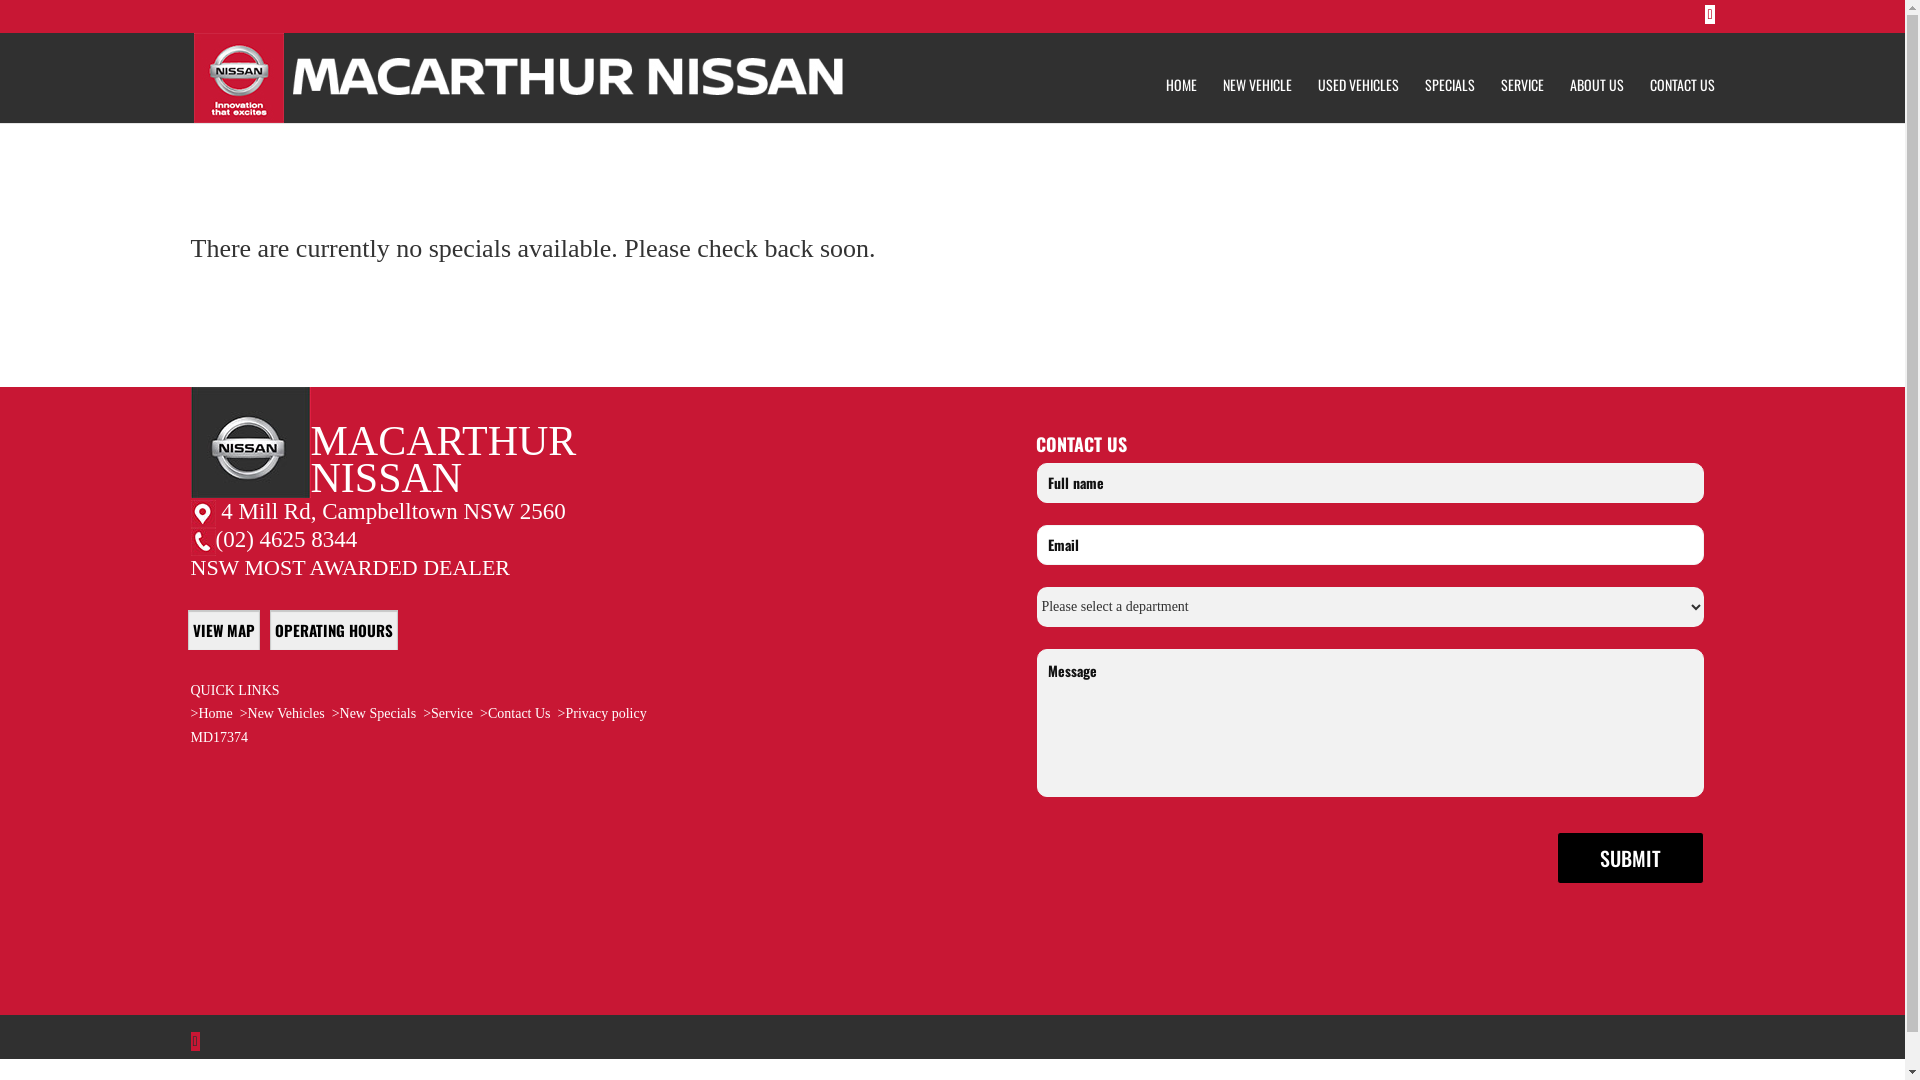 The height and width of the screenshot is (1080, 1920). Describe the element at coordinates (215, 712) in the screenshot. I see `'Home'` at that location.